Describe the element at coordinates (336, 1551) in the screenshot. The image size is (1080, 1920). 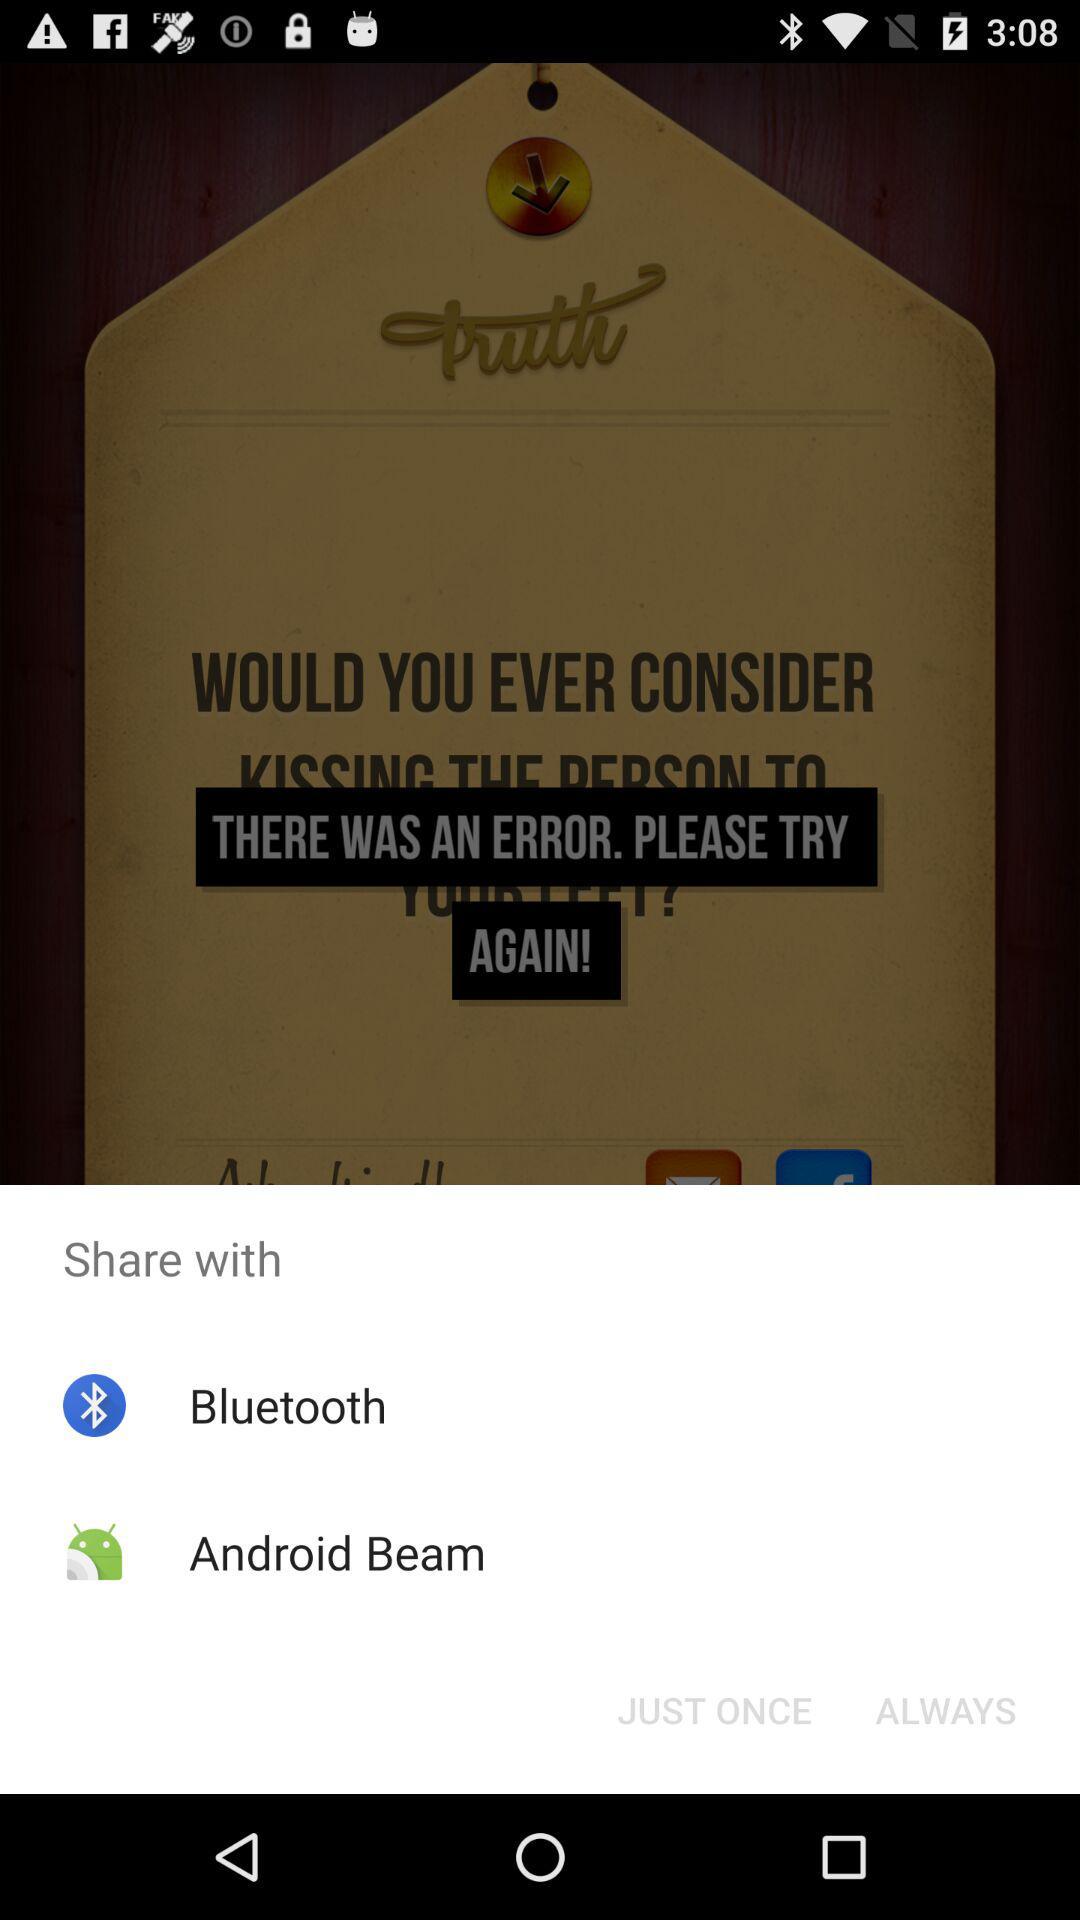
I see `the app below the bluetooth icon` at that location.